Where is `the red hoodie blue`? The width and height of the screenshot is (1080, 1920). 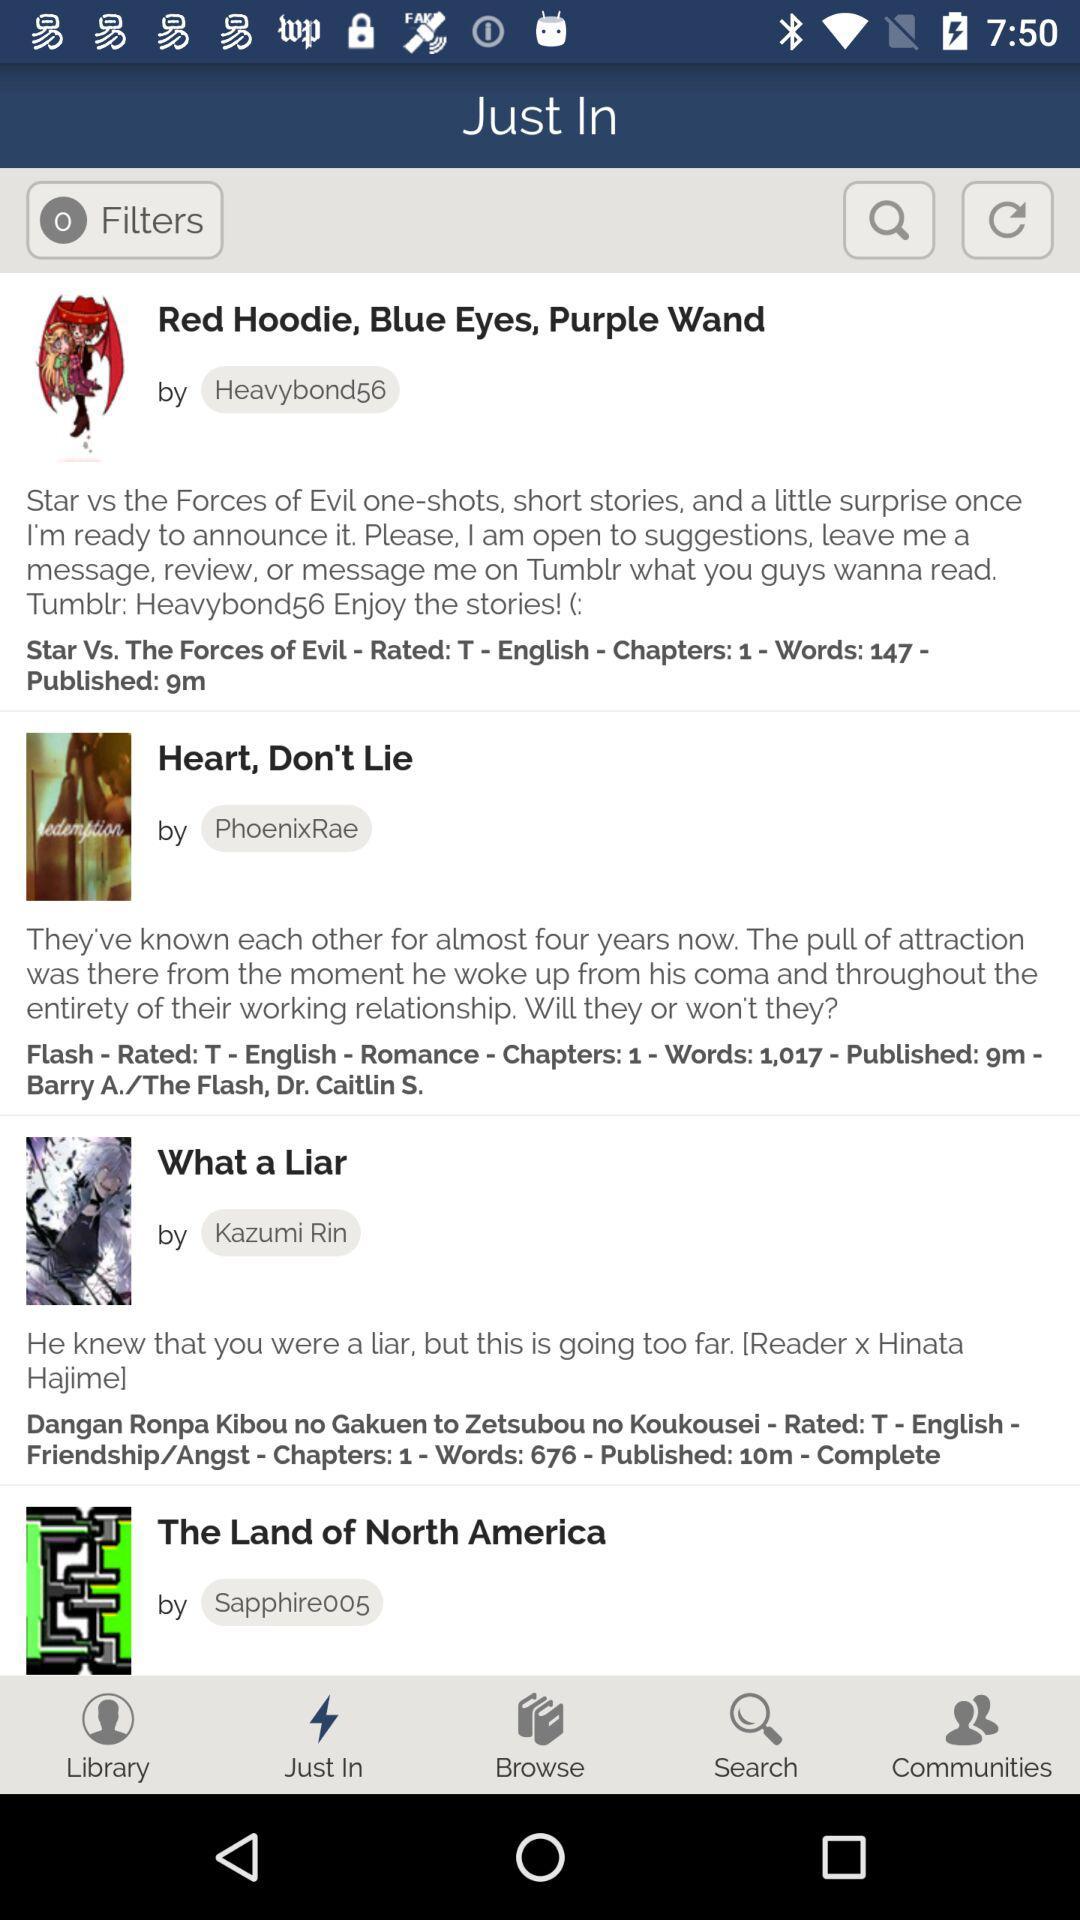
the red hoodie blue is located at coordinates (617, 318).